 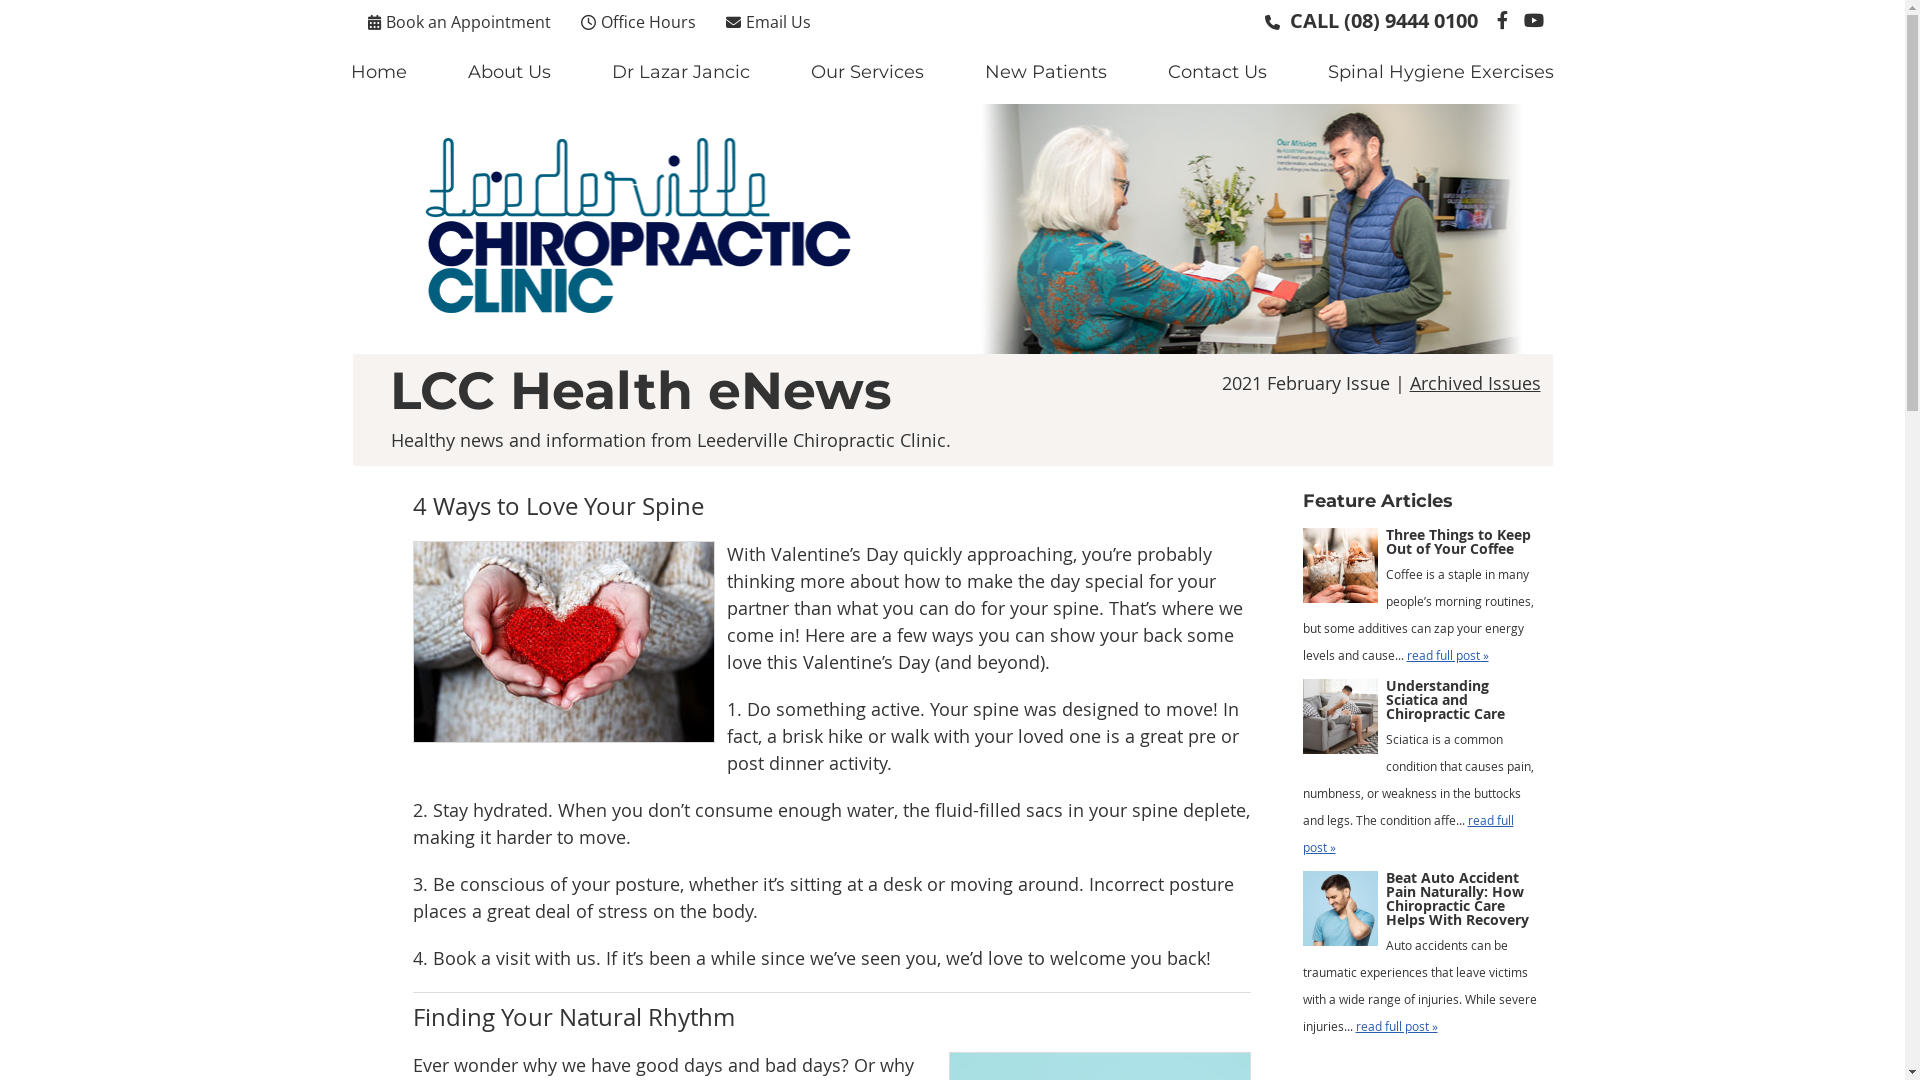 What do you see at coordinates (458, 20) in the screenshot?
I see `'Book an Appointment'` at bounding box center [458, 20].